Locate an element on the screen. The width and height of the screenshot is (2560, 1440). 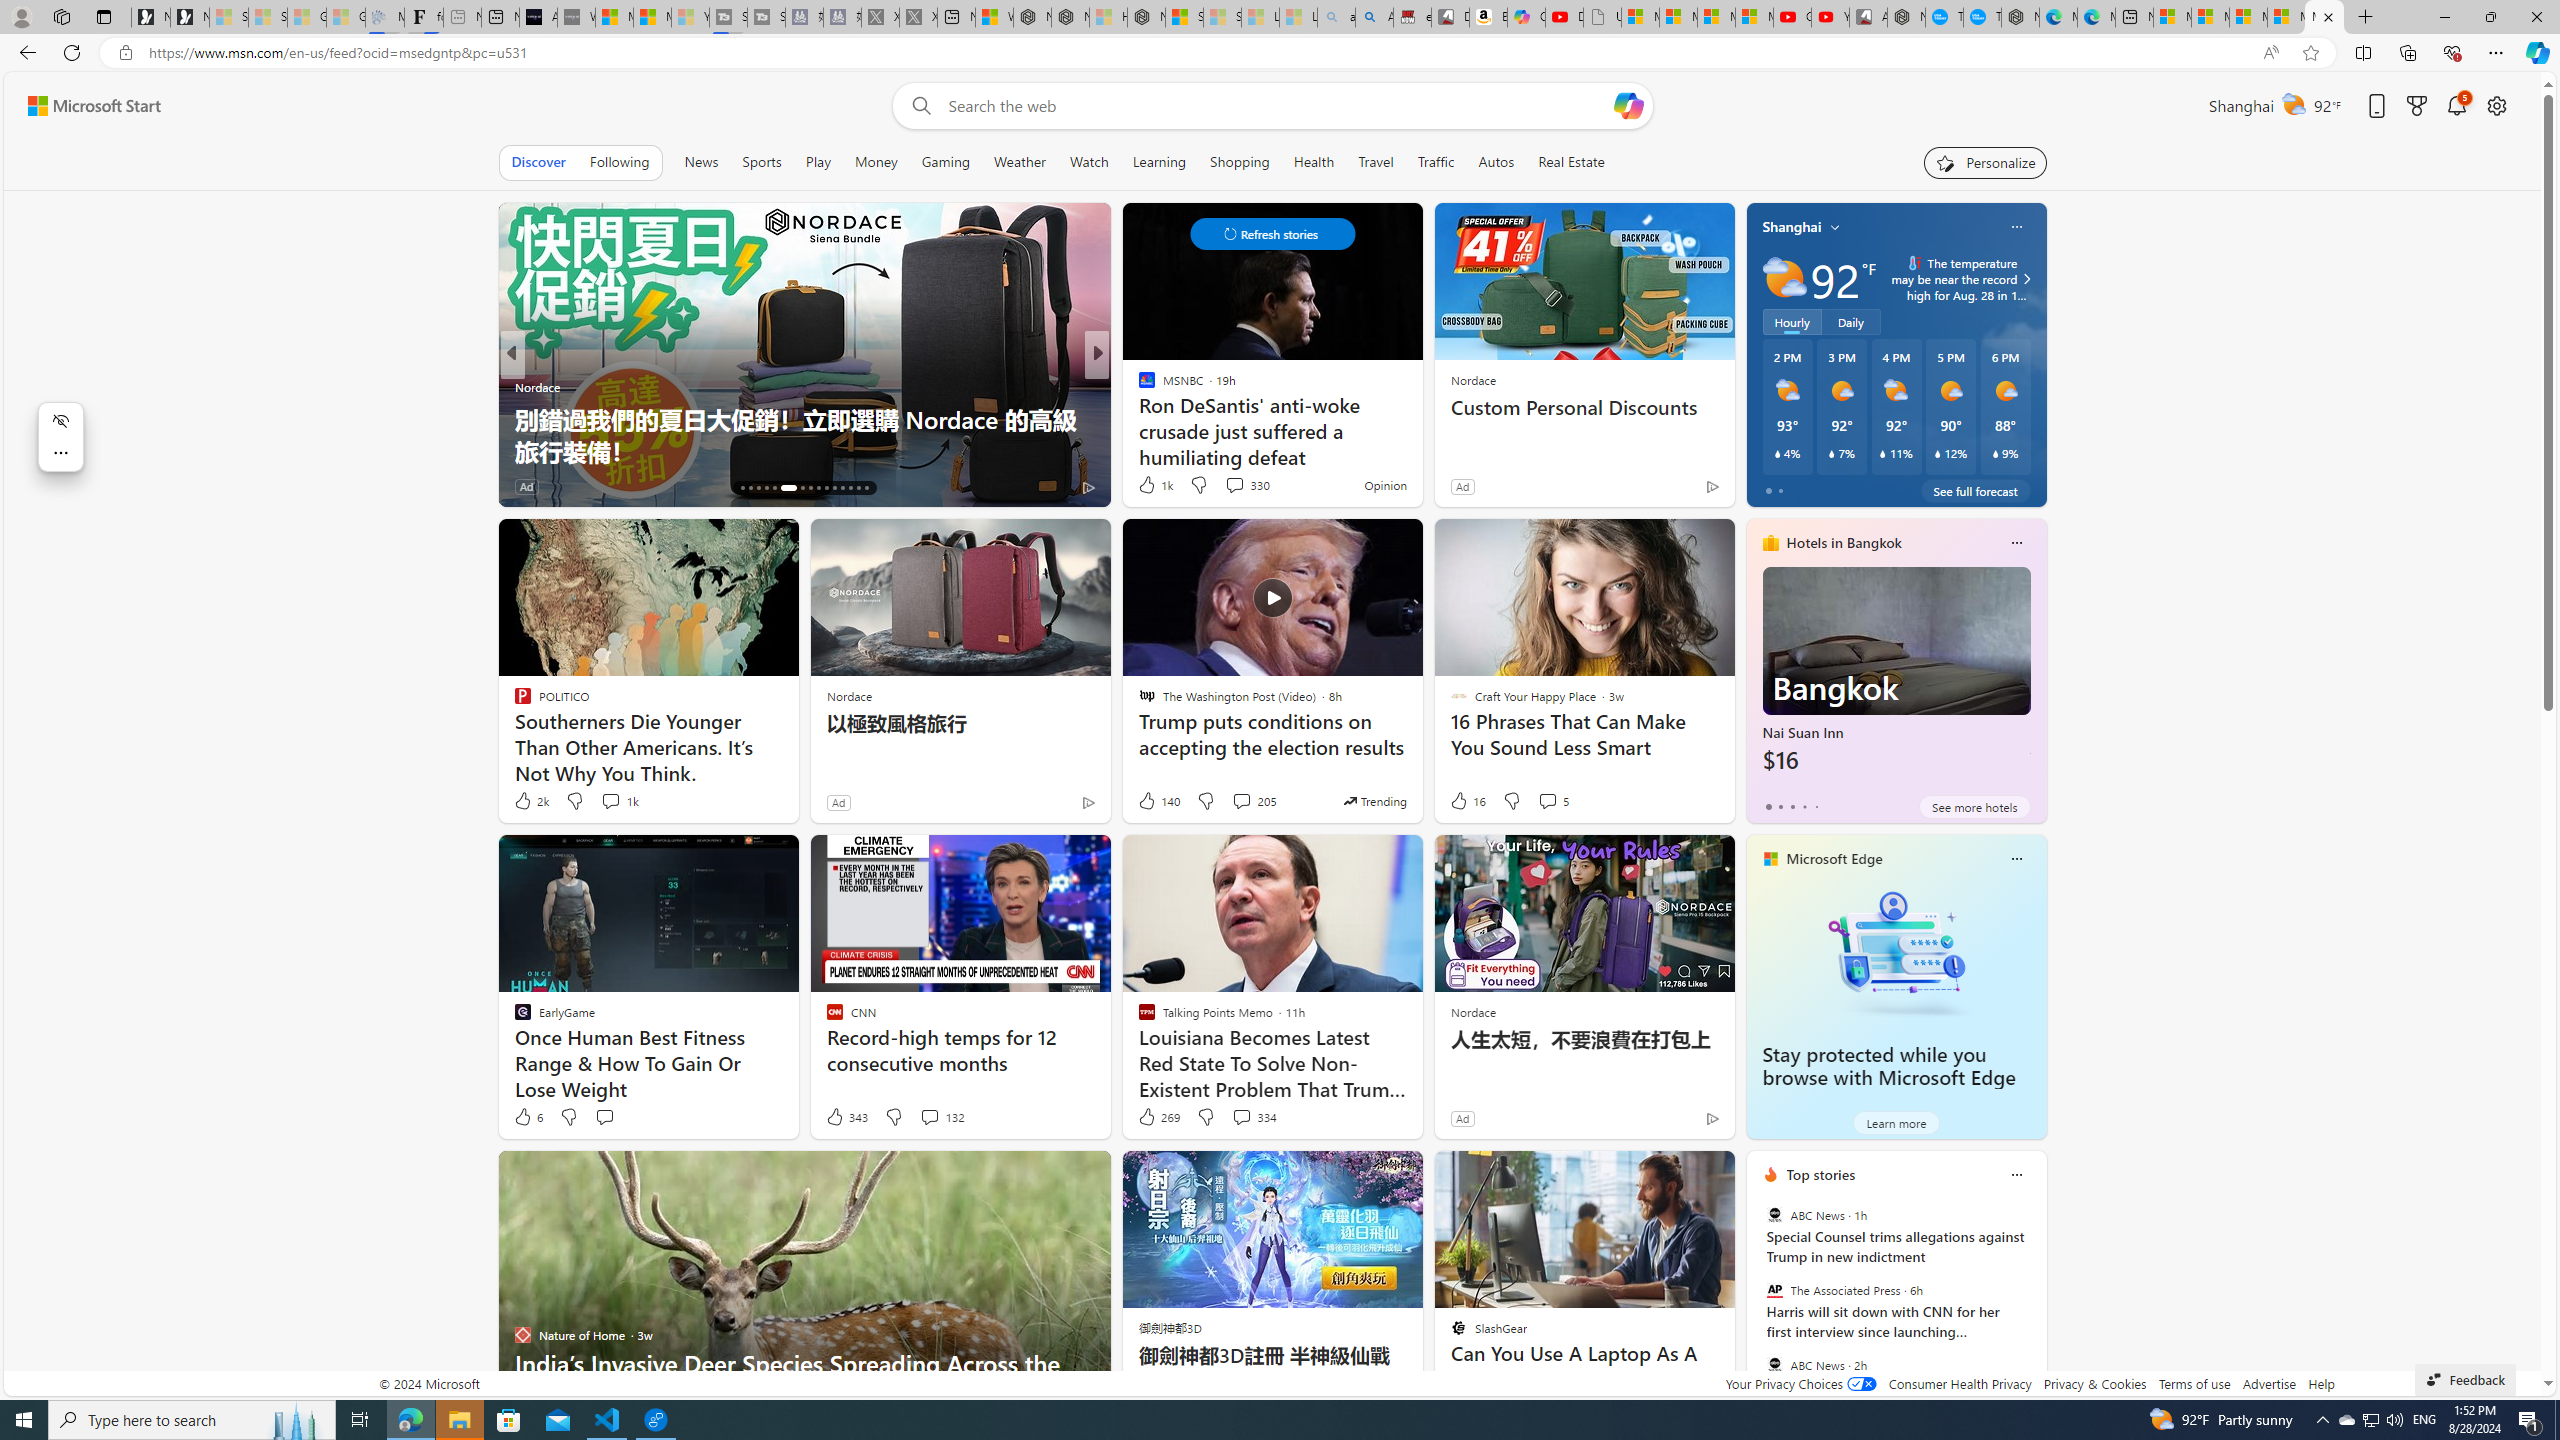
'View comments 2 Comment' is located at coordinates (1227, 486).